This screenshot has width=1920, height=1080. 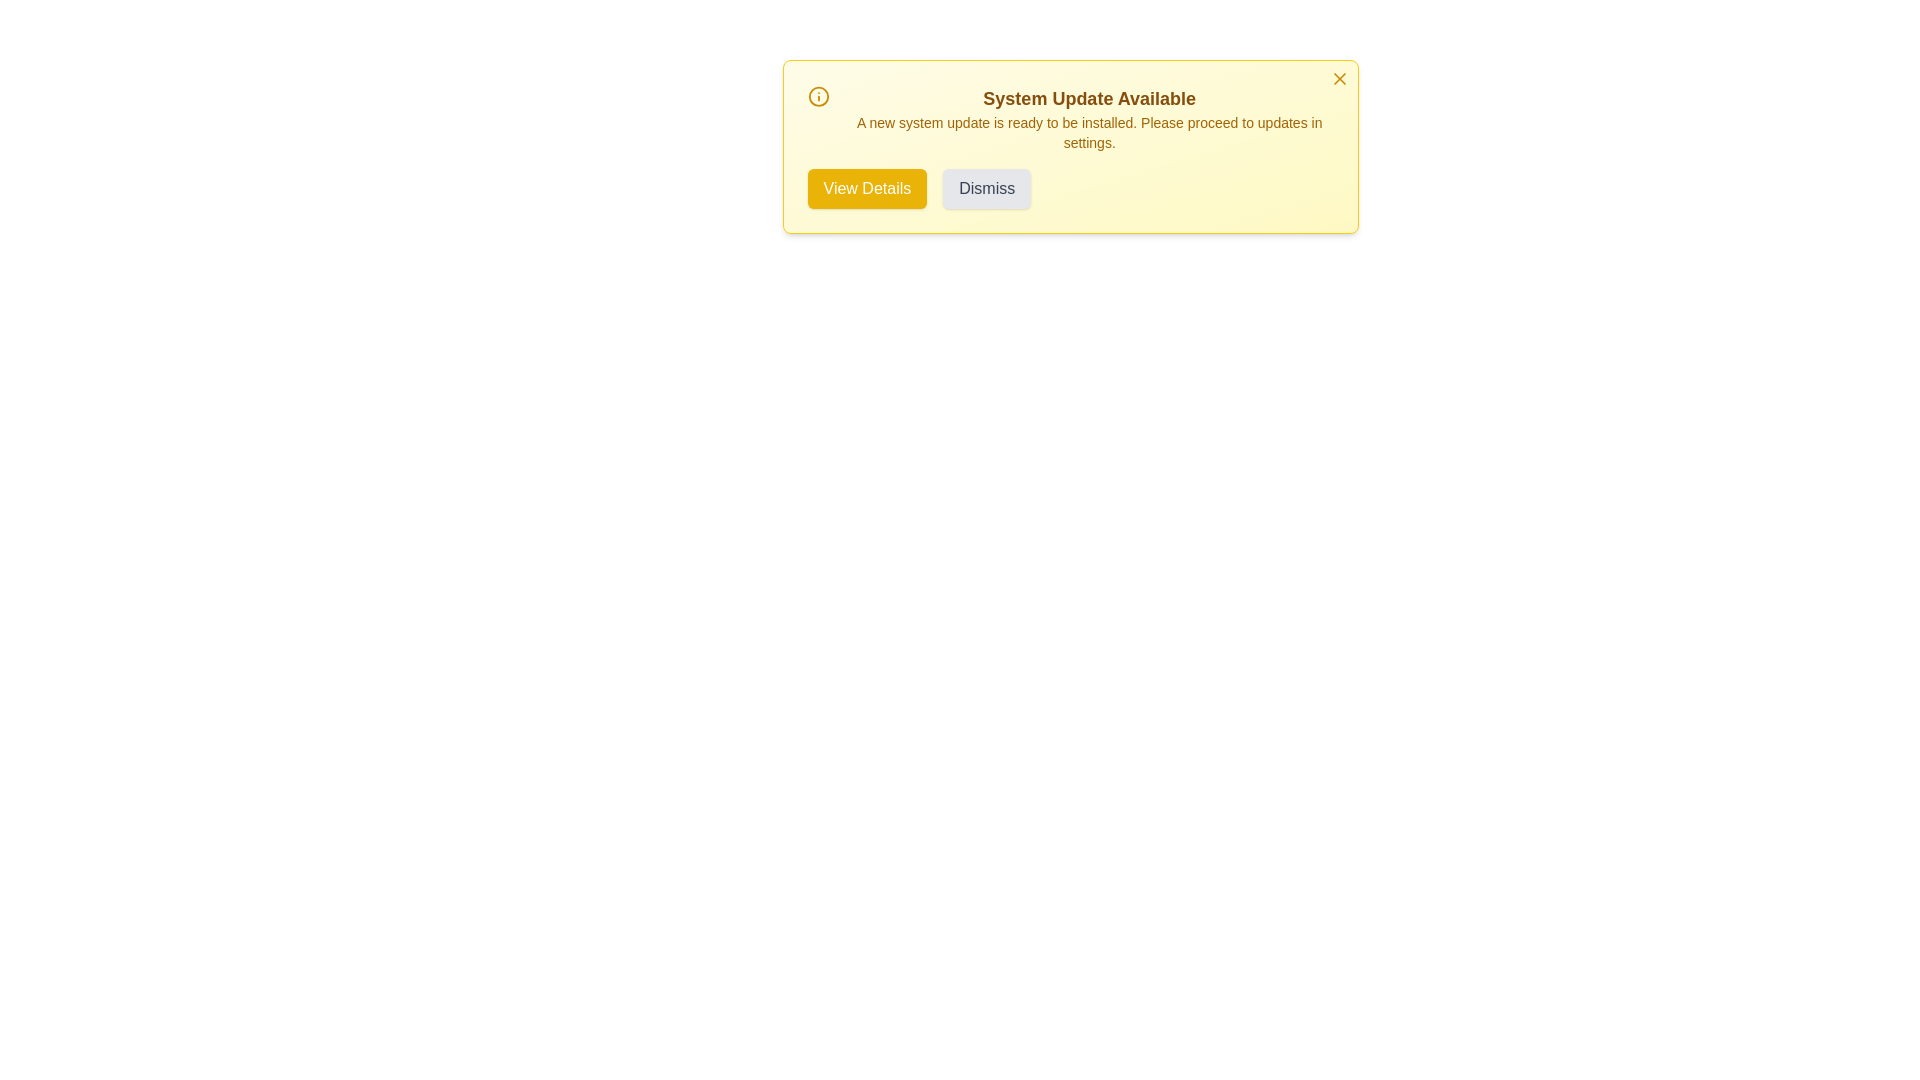 I want to click on the button located to the left of the 'Dismiss' button, so click(x=867, y=189).